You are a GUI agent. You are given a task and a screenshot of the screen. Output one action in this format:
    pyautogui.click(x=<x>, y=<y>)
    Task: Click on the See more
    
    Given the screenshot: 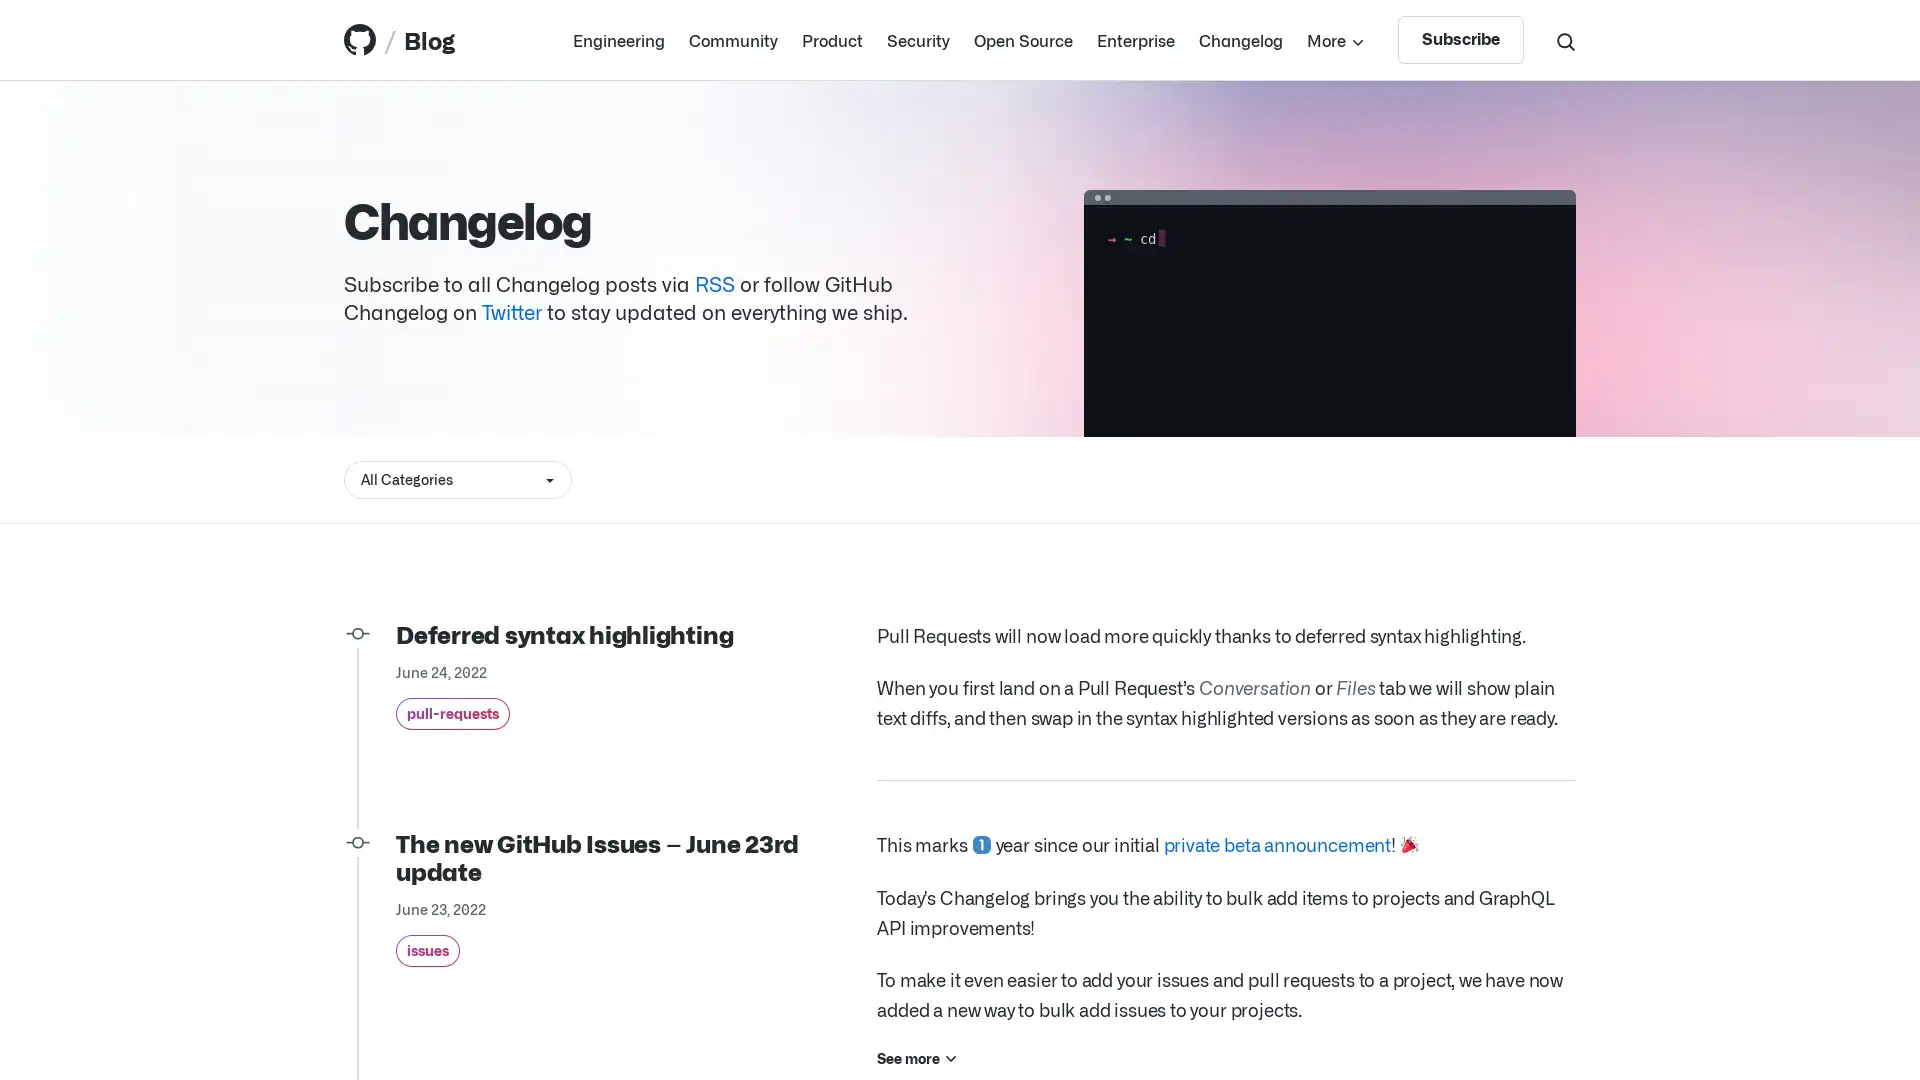 What is the action you would take?
    pyautogui.click(x=916, y=1057)
    